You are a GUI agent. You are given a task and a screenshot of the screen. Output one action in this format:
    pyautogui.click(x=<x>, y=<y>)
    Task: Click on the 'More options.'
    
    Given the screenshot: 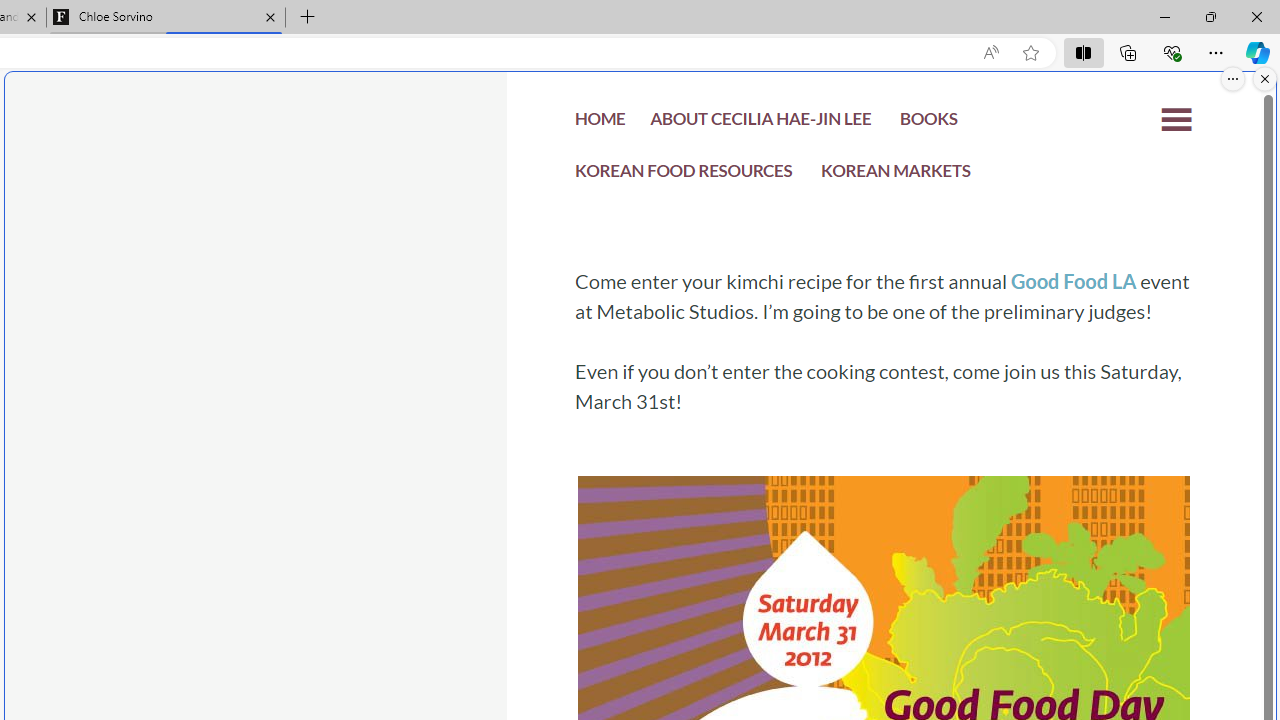 What is the action you would take?
    pyautogui.click(x=1232, y=78)
    